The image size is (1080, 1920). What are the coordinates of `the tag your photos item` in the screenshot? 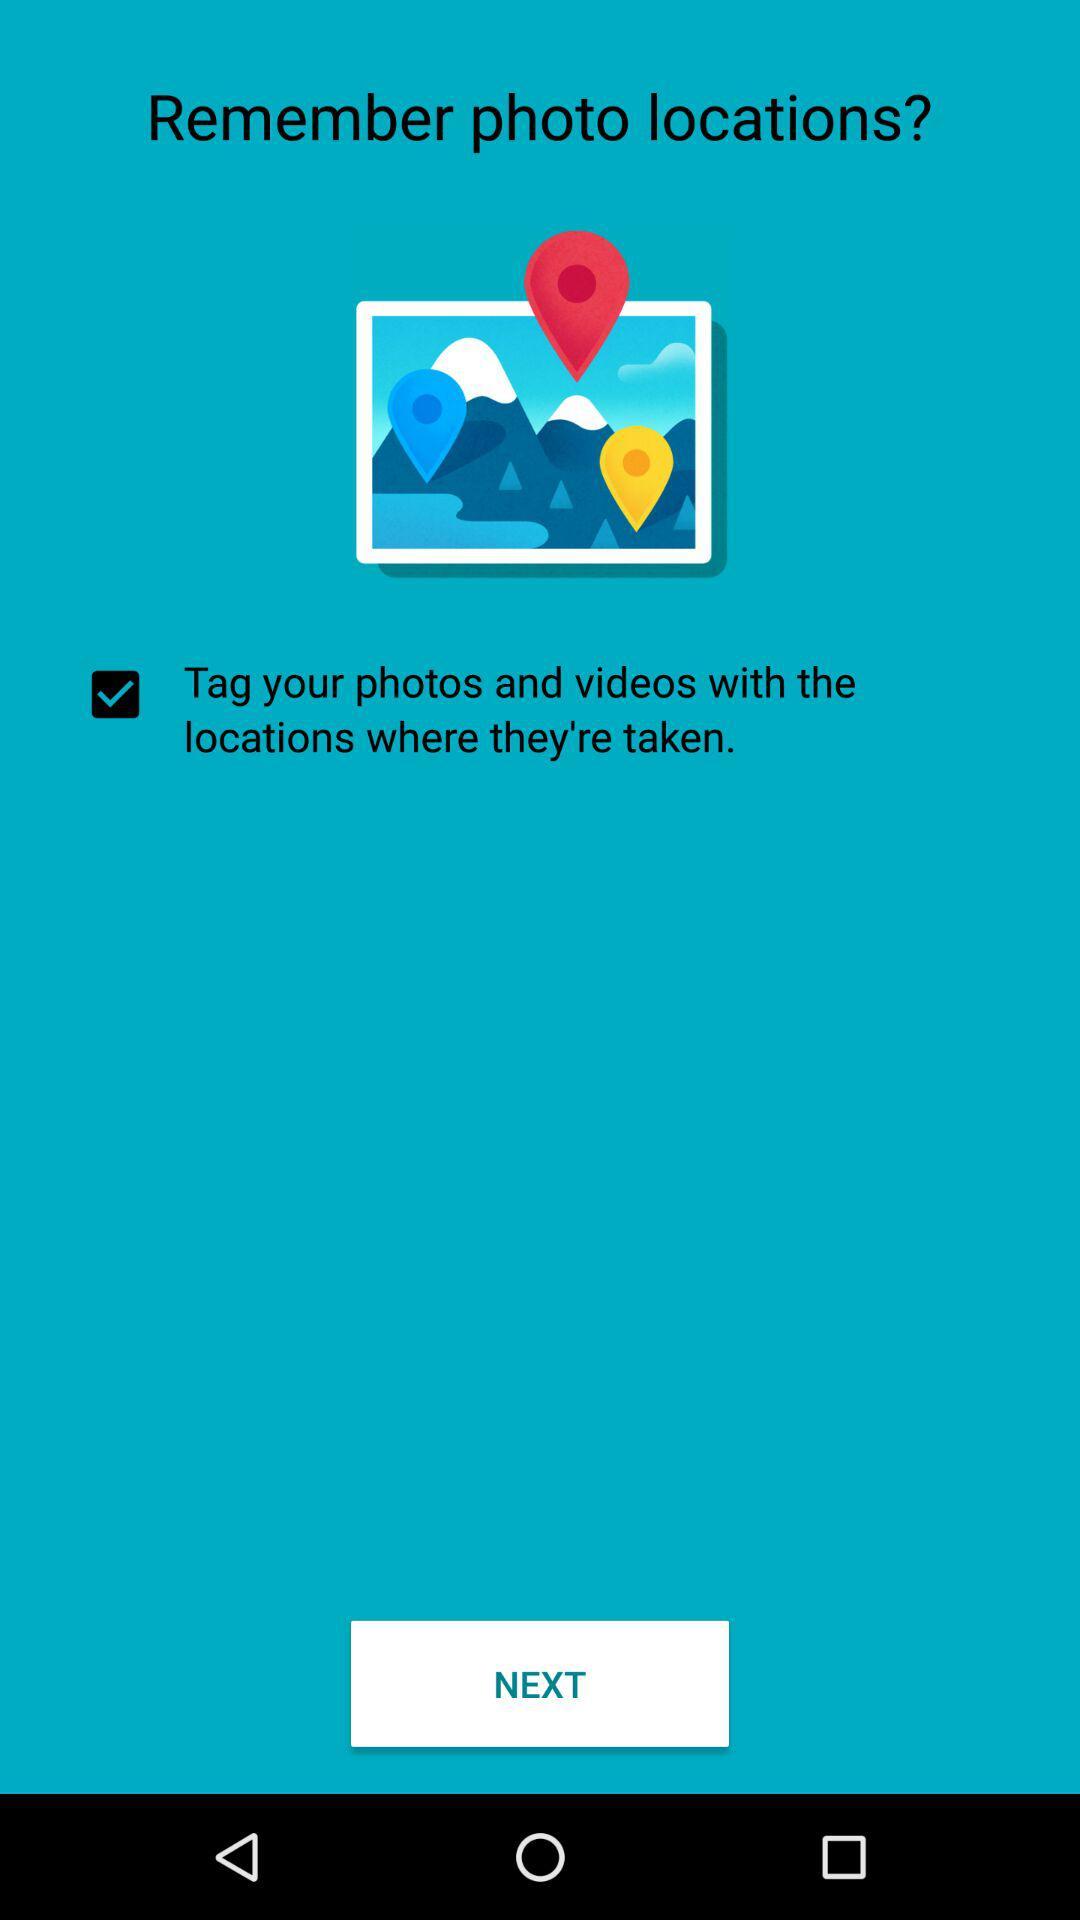 It's located at (540, 708).